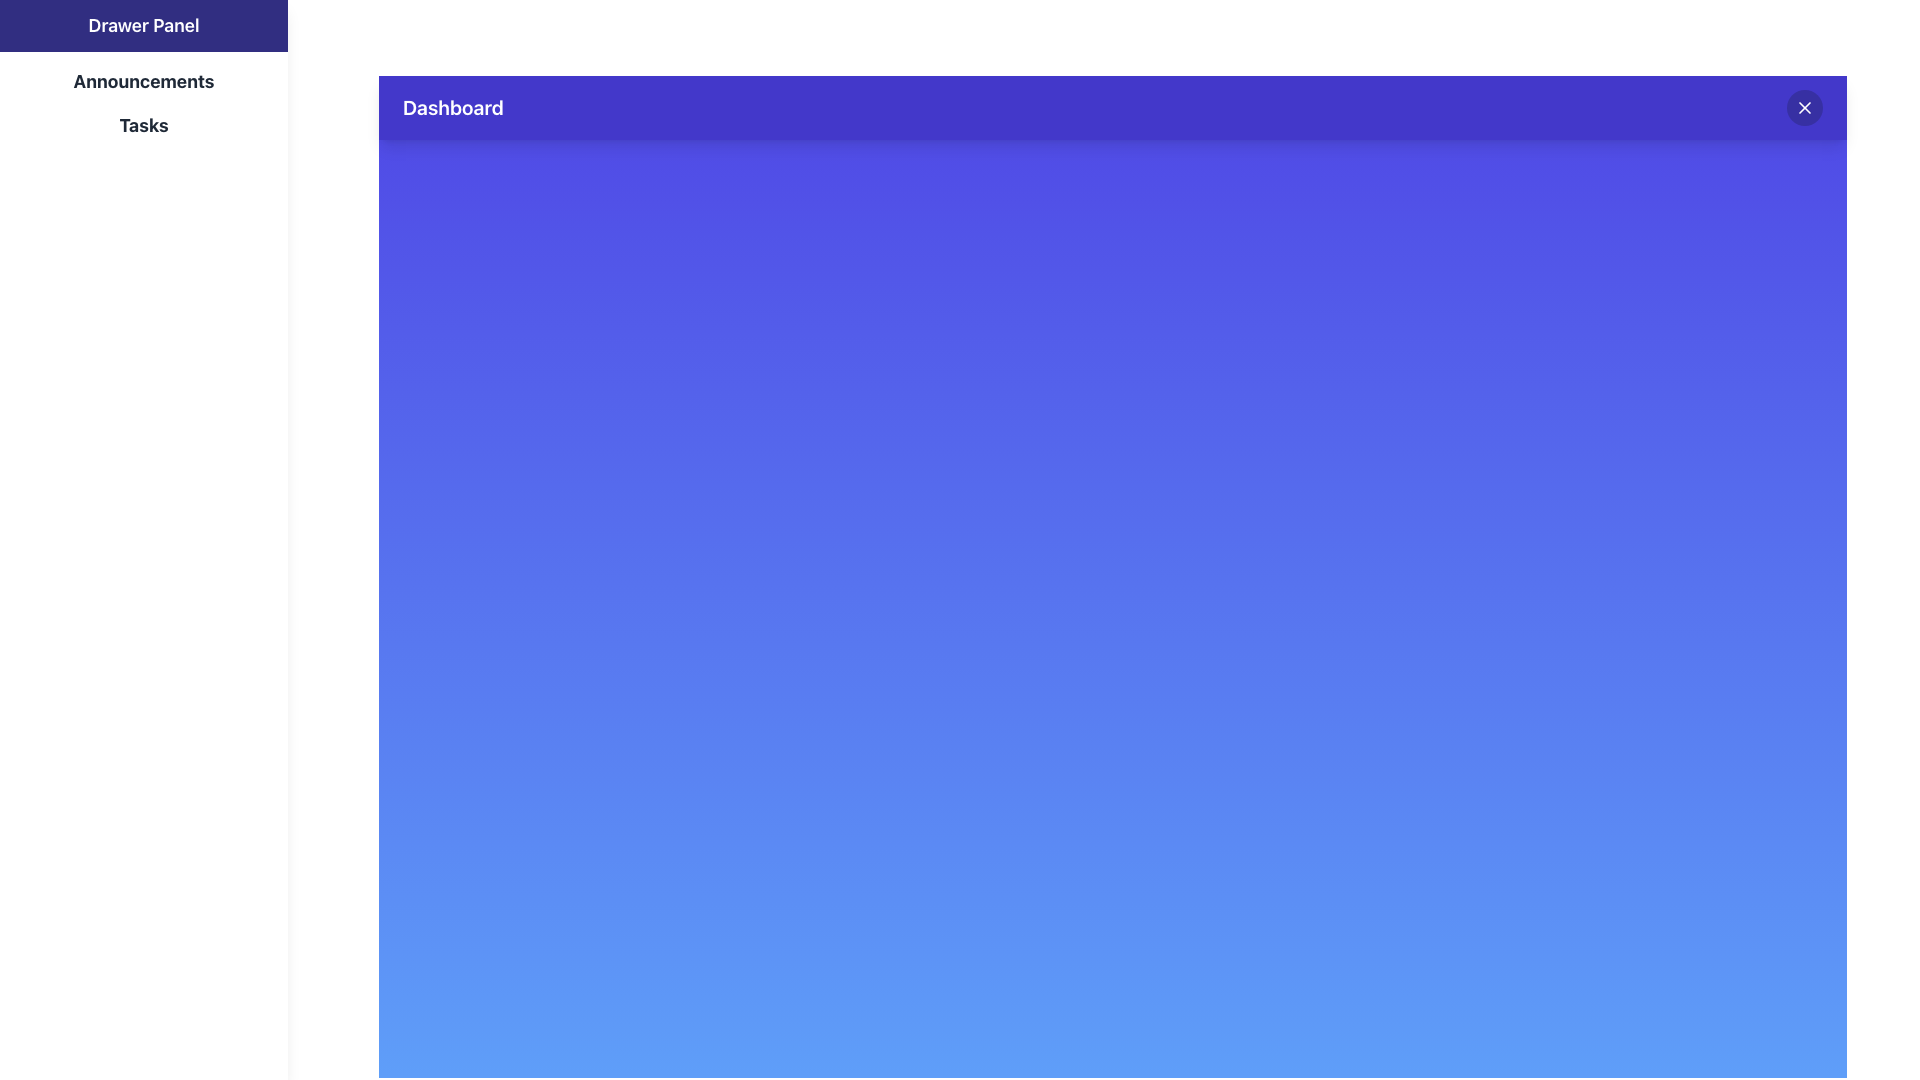 This screenshot has height=1080, width=1920. I want to click on the circular button with a dark indigo background and a cross icon located at the far right of the top navigation bar, so click(1804, 108).